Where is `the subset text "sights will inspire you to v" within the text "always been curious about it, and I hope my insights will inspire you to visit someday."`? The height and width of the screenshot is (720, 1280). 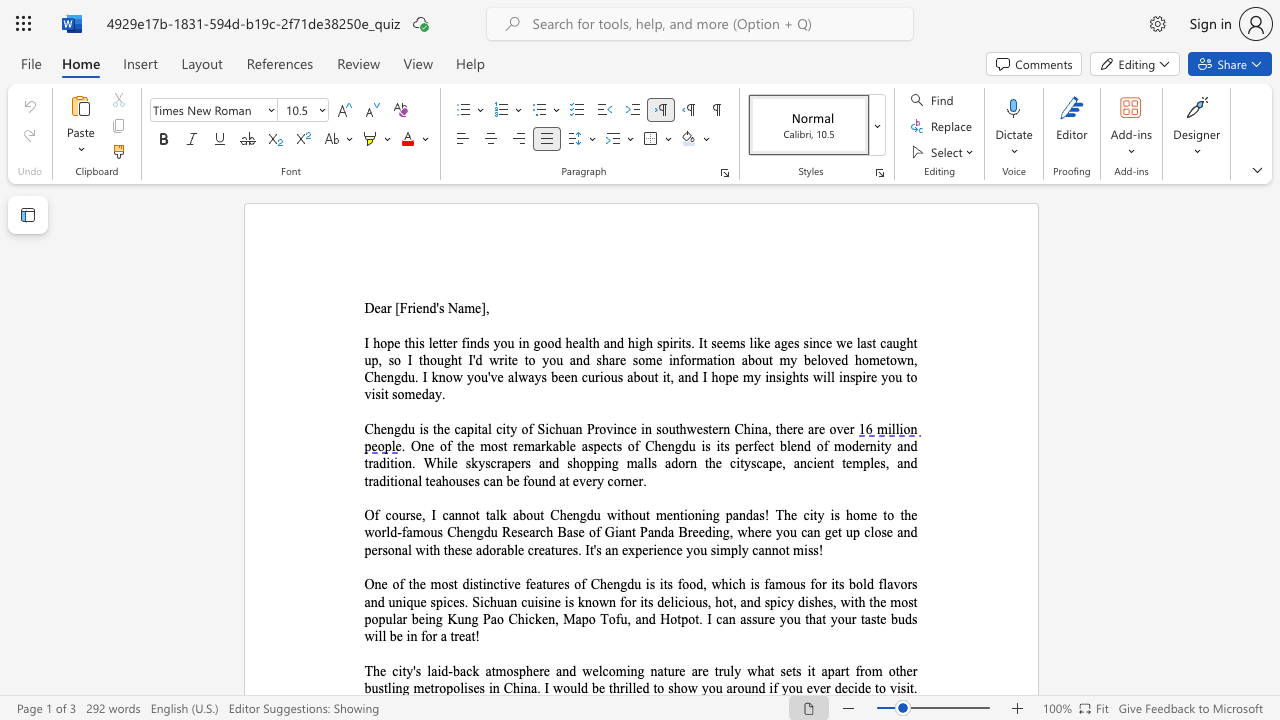 the subset text "sights will inspire you to v" within the text "always been curious about it, and I hope my insights will inspire you to visit someday." is located at coordinates (775, 377).